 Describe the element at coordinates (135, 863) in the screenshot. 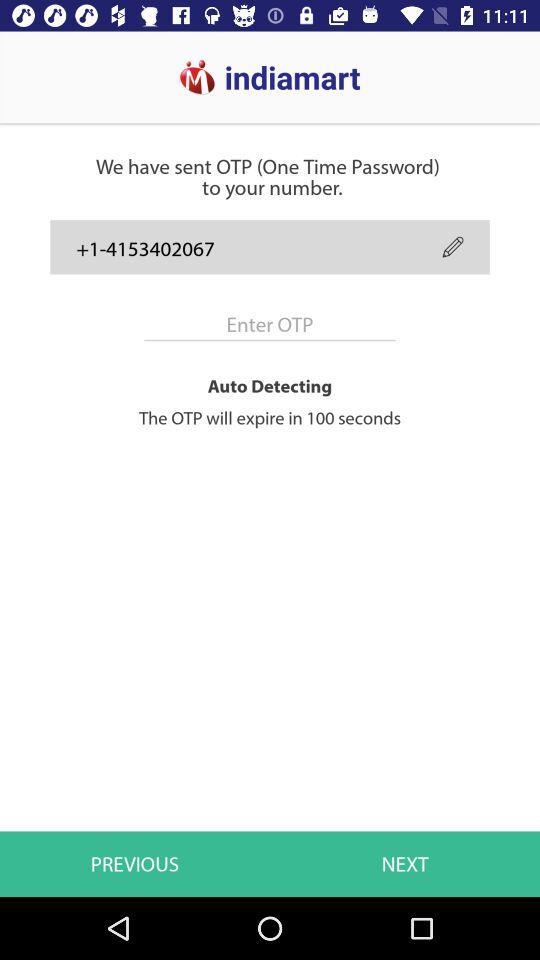

I see `the previous icon` at that location.